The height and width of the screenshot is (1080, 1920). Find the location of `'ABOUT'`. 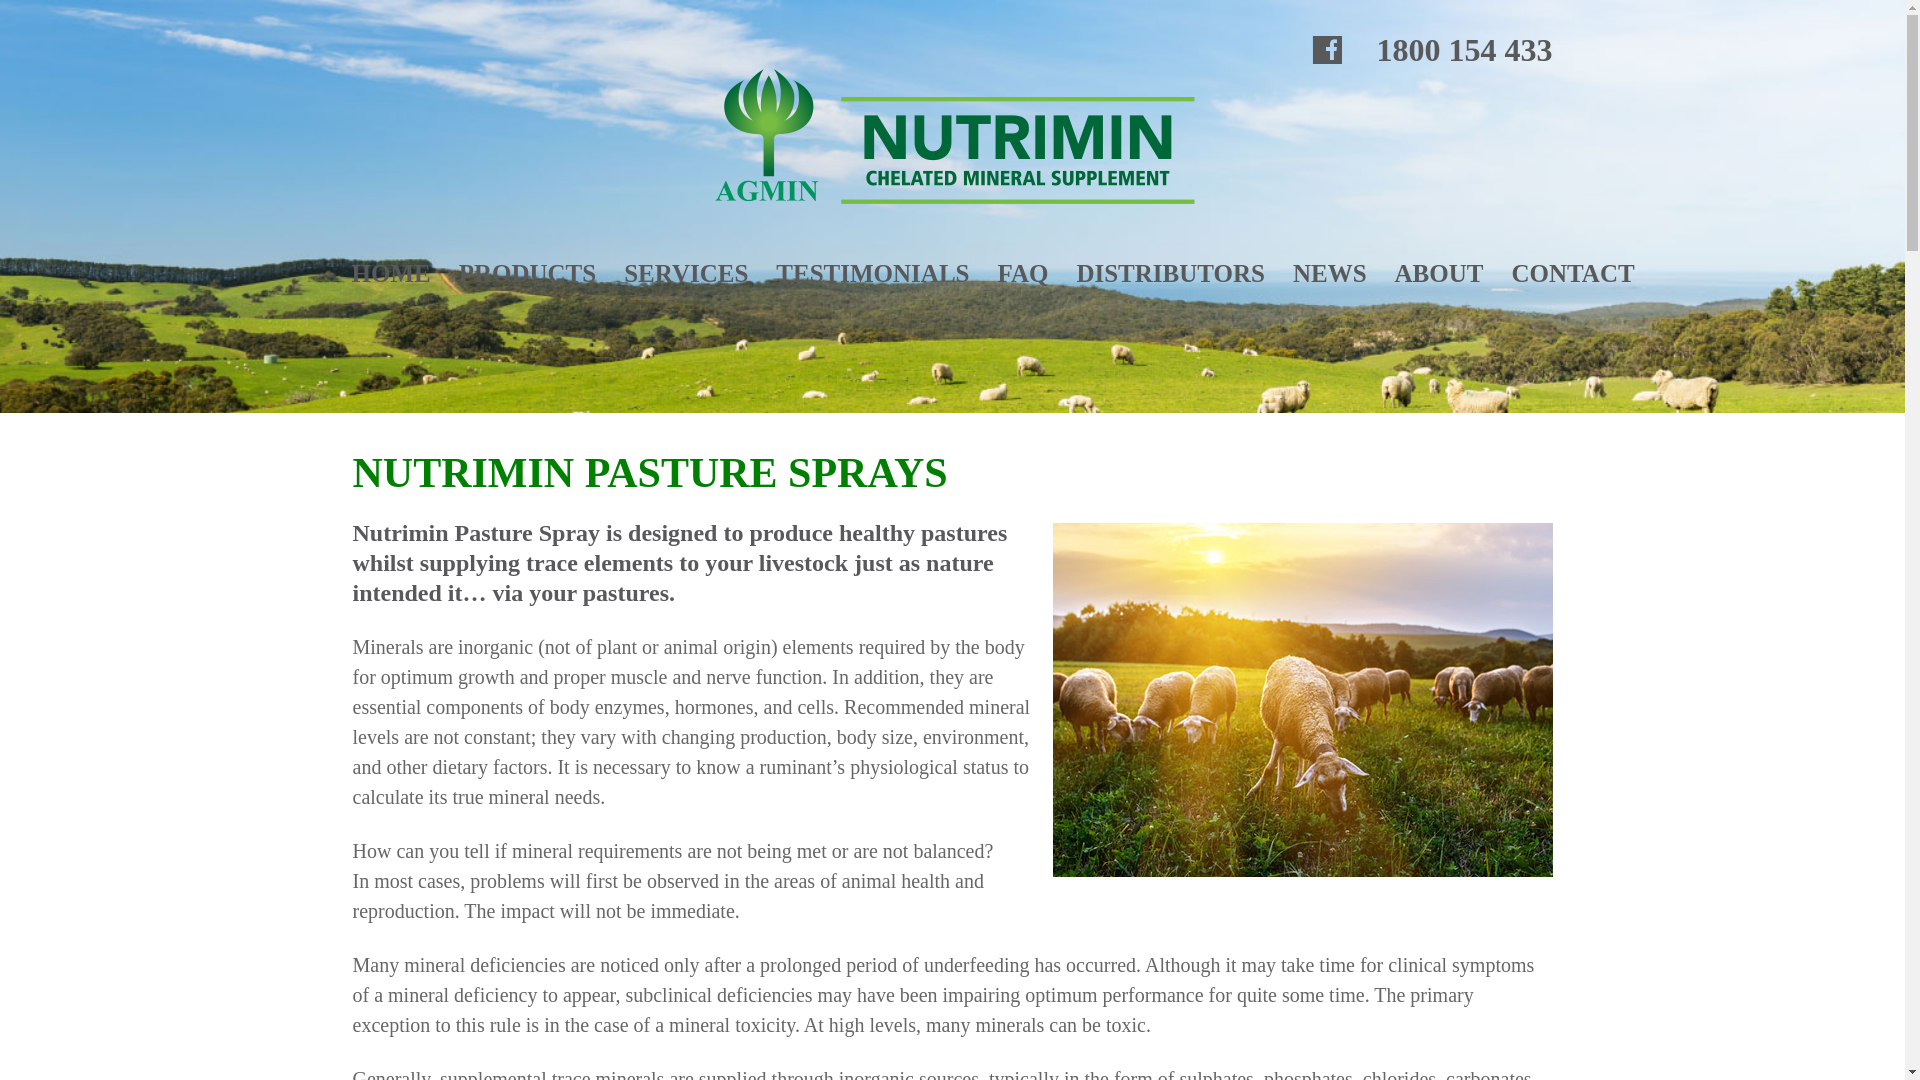

'ABOUT' is located at coordinates (1394, 273).